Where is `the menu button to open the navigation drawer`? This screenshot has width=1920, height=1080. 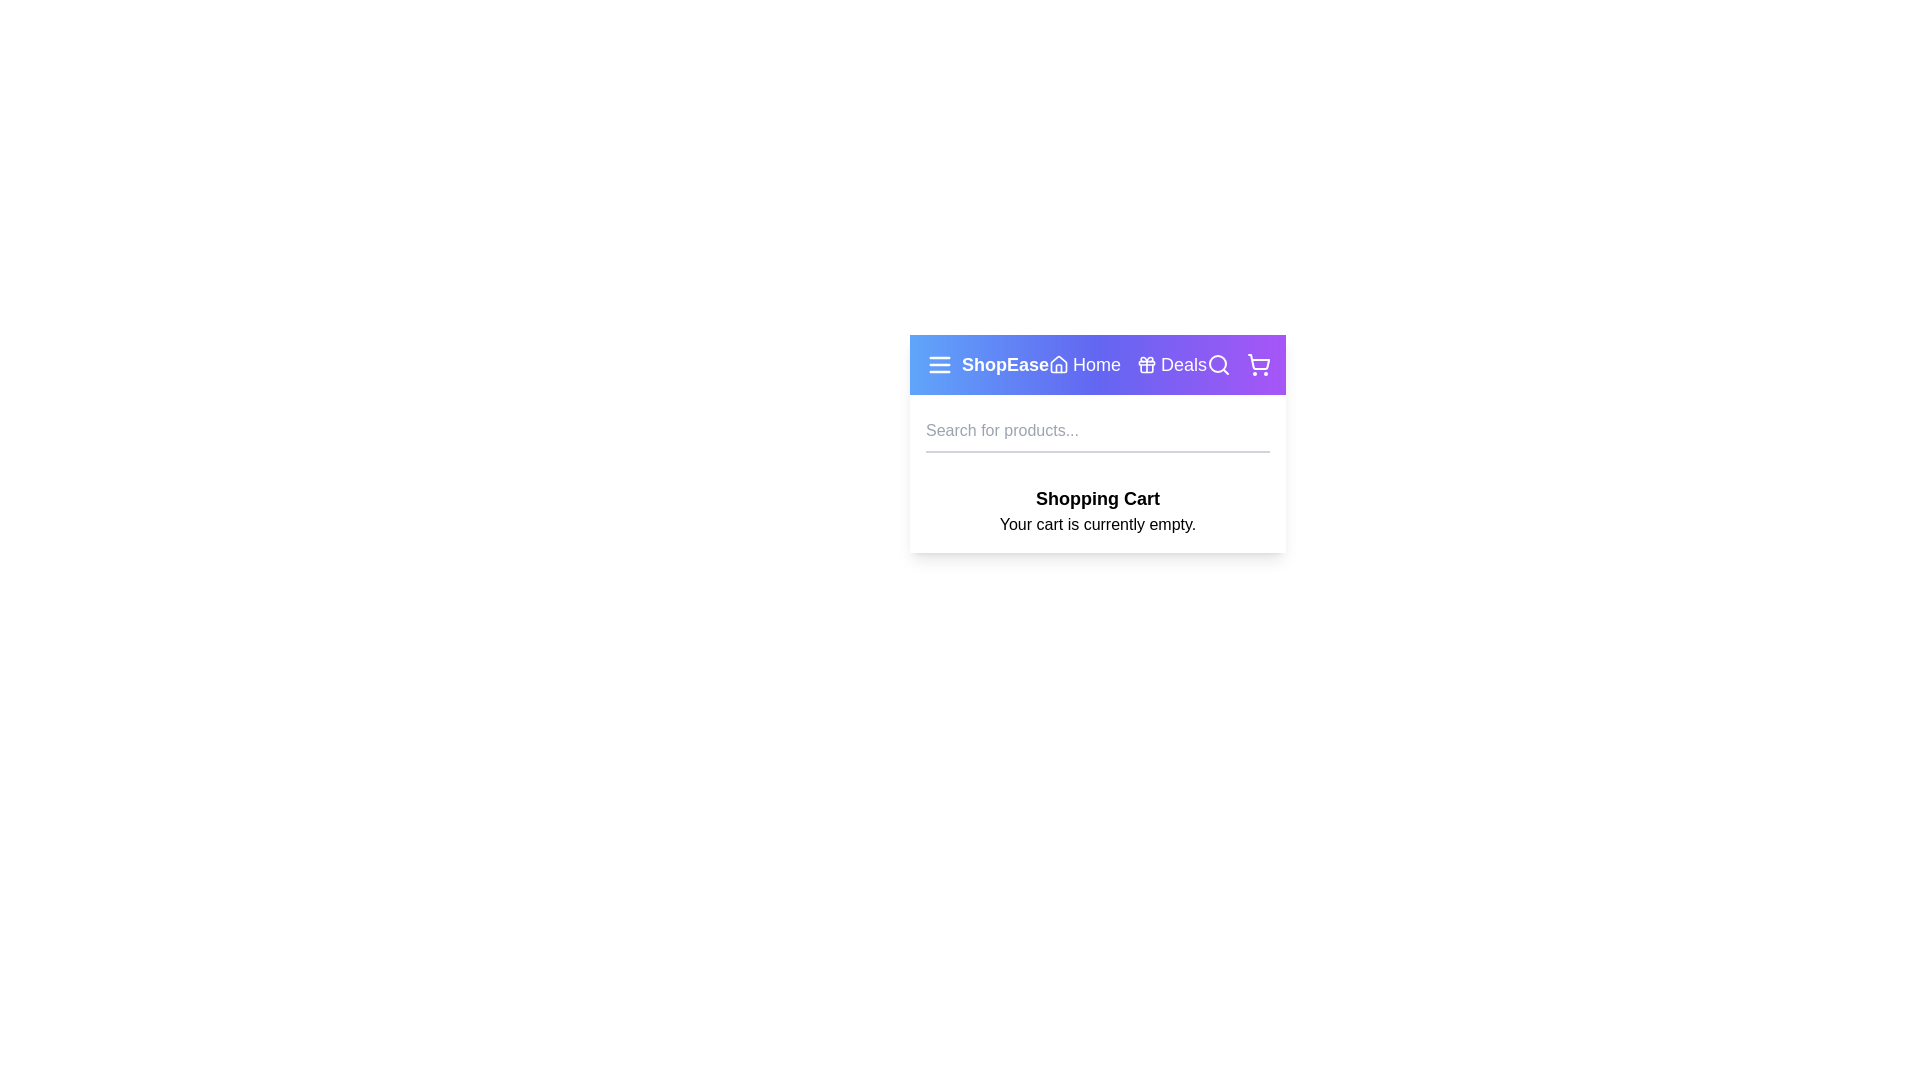
the menu button to open the navigation drawer is located at coordinates (939, 365).